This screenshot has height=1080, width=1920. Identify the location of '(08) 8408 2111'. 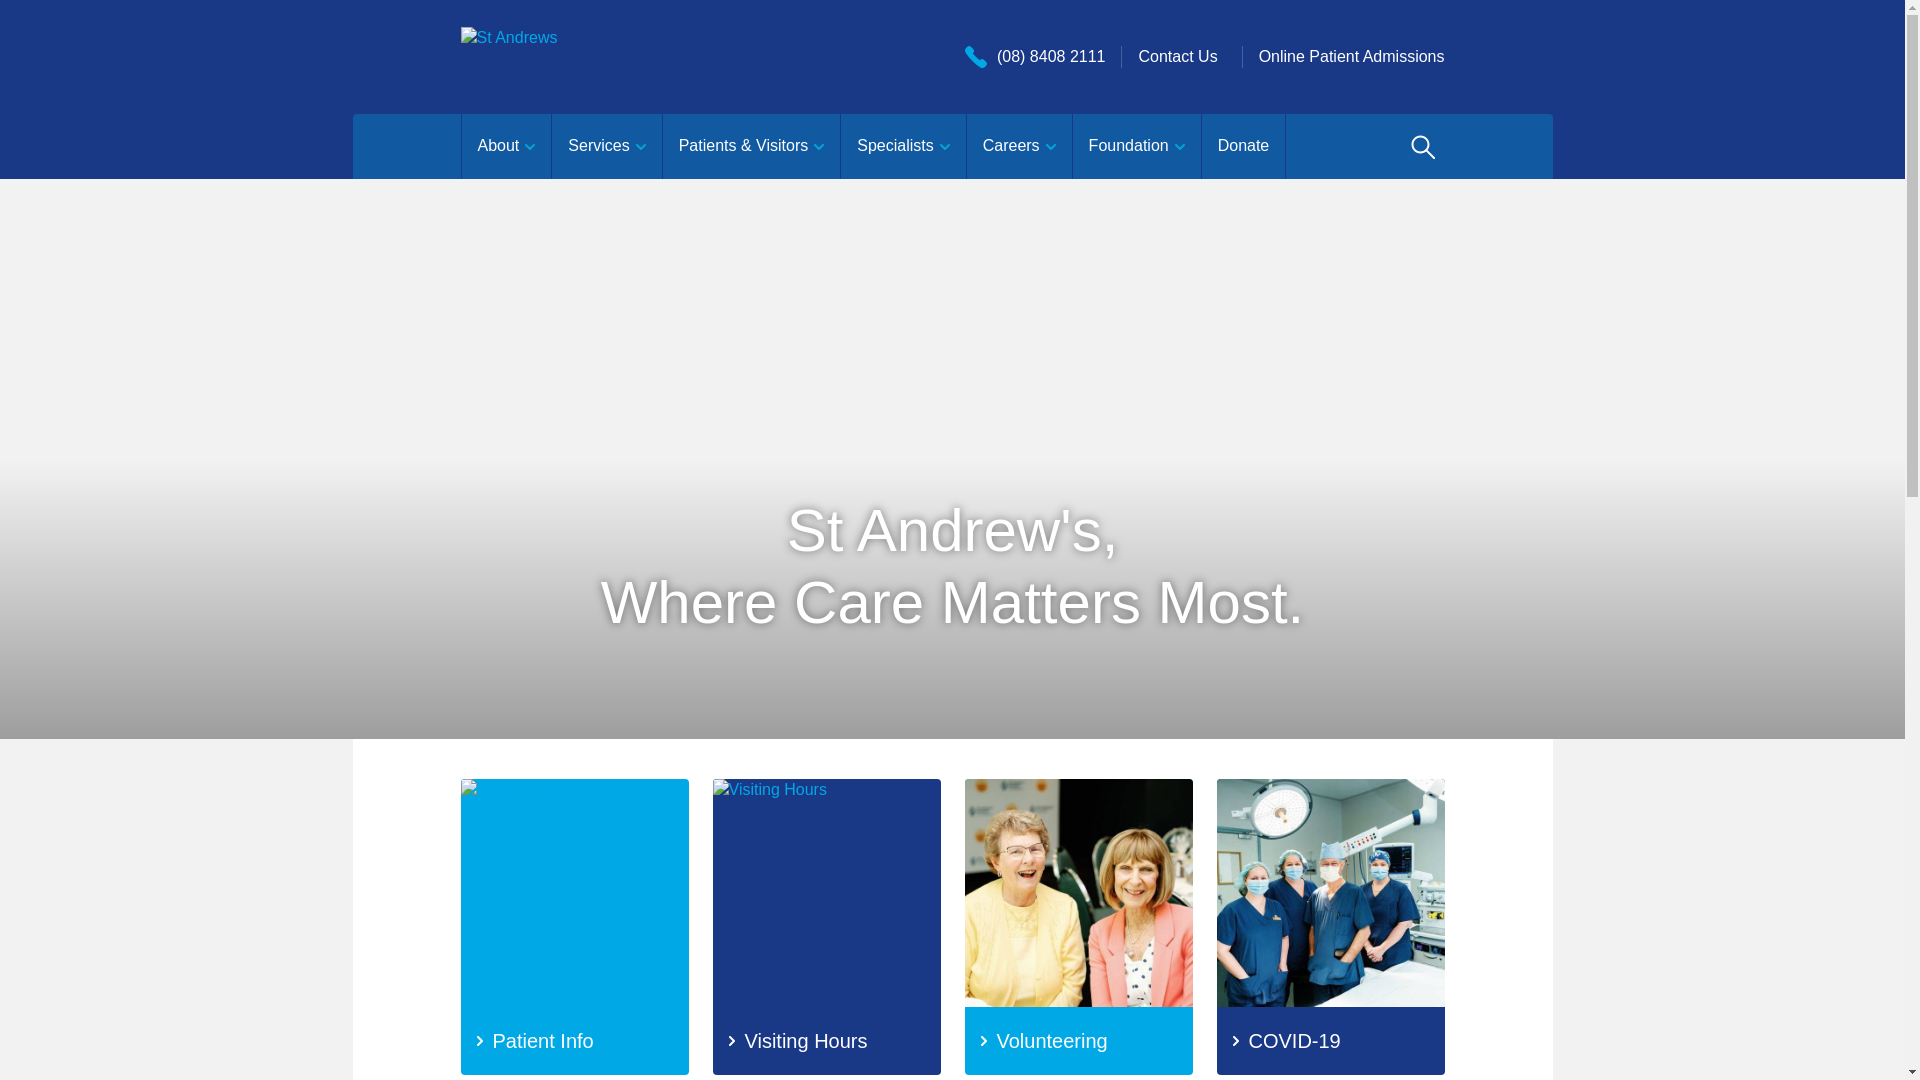
(964, 55).